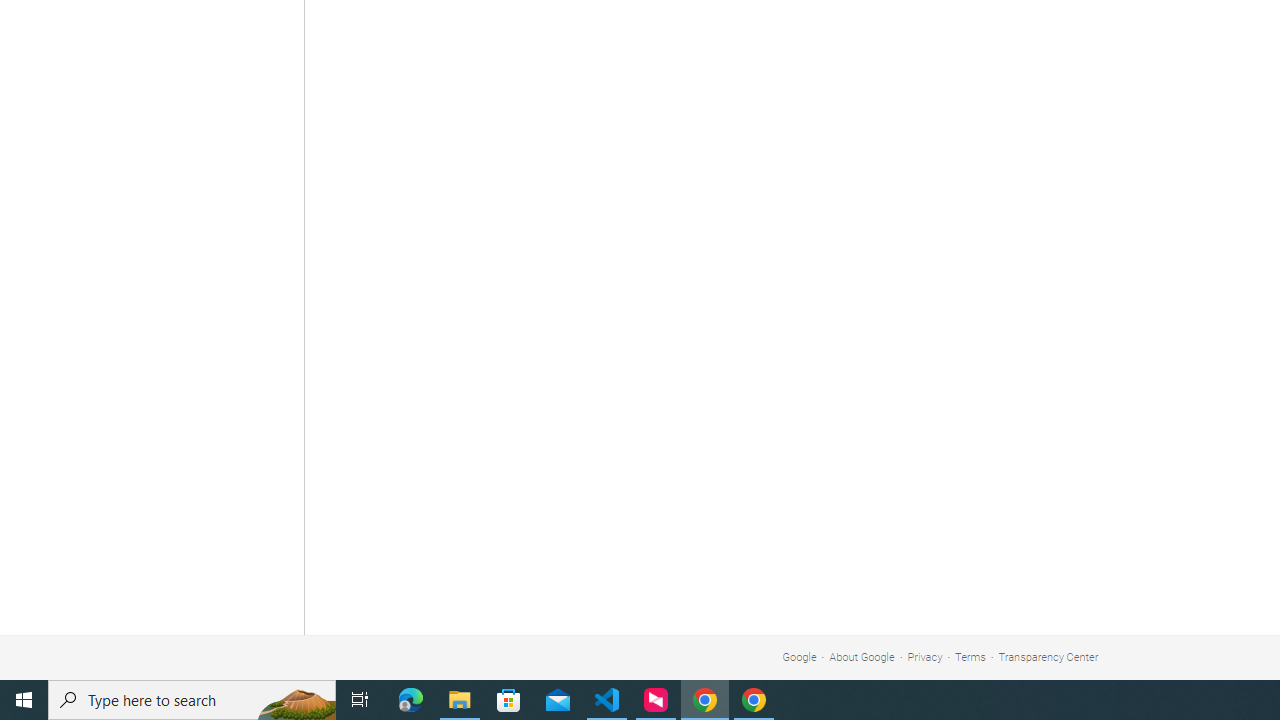 The image size is (1280, 720). Describe the element at coordinates (1047, 657) in the screenshot. I see `'Transparency Center'` at that location.